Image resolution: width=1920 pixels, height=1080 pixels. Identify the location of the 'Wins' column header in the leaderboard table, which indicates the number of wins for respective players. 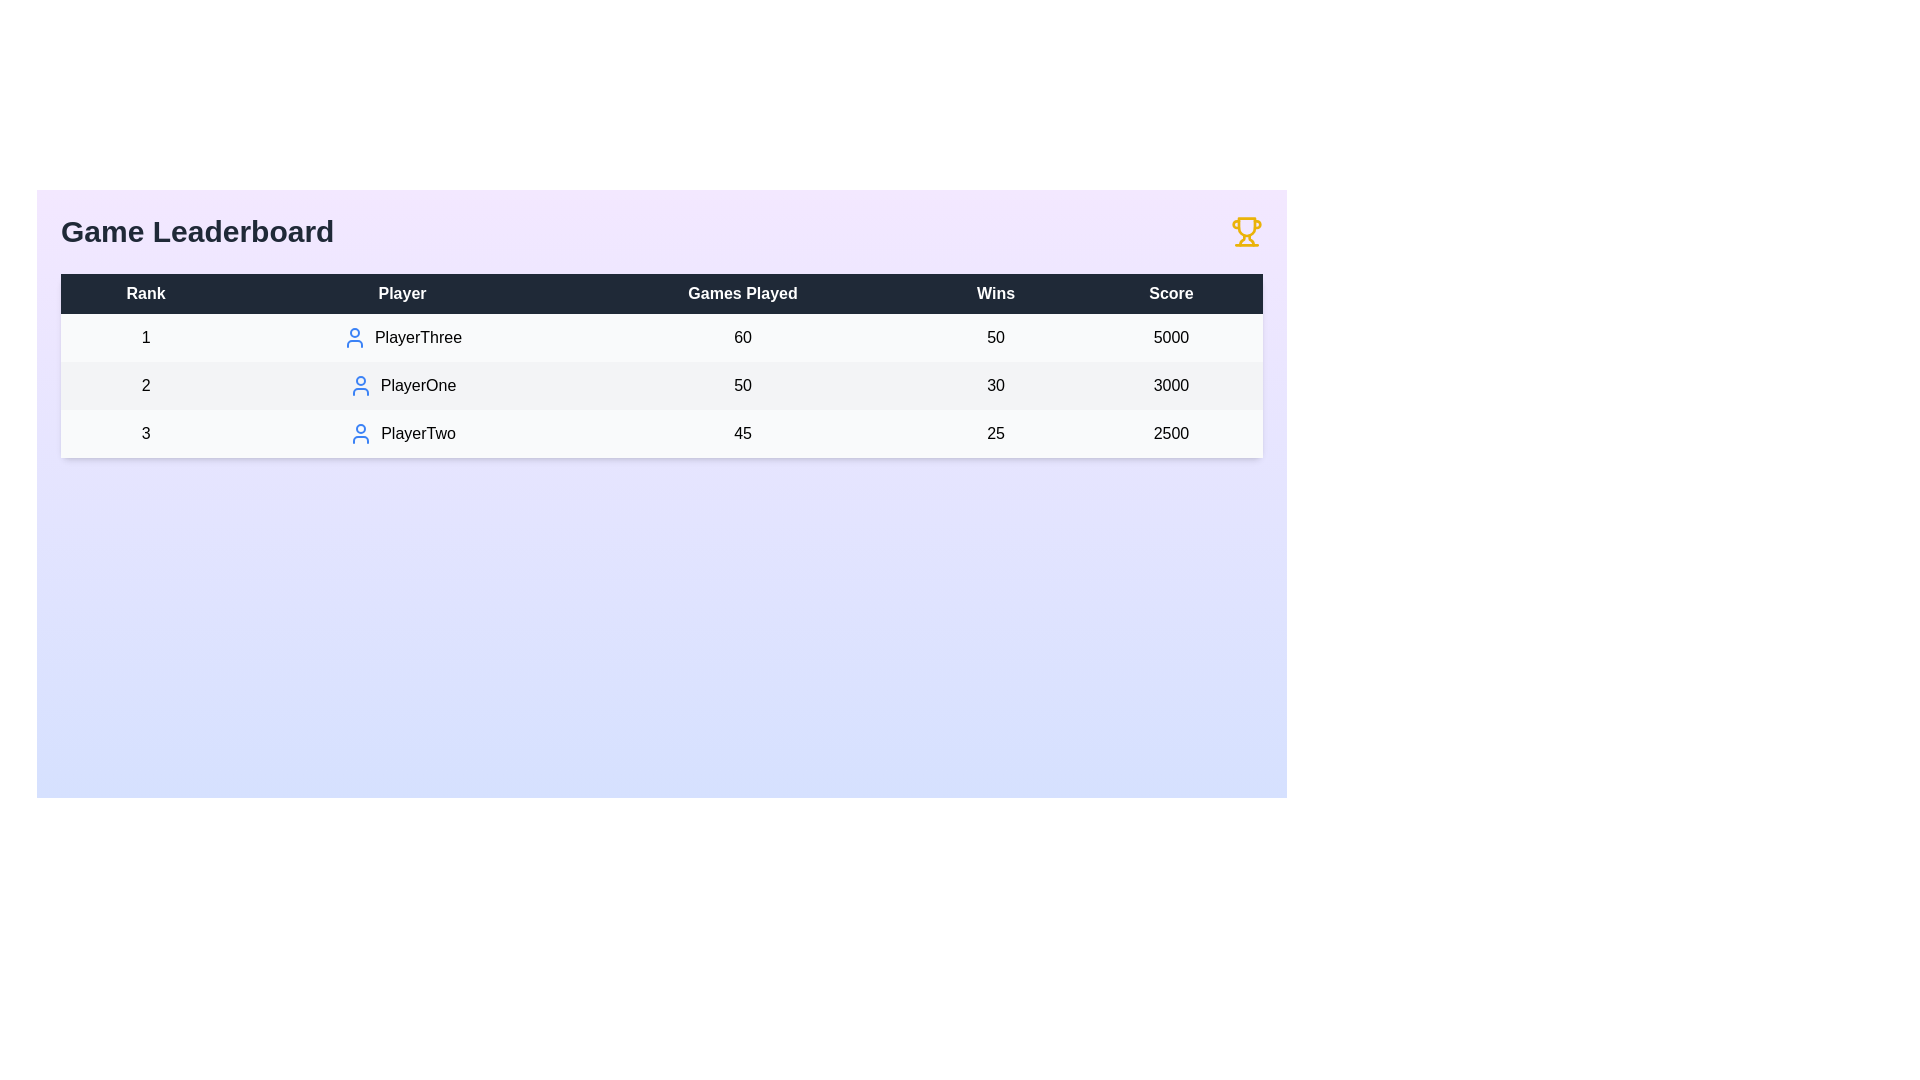
(996, 293).